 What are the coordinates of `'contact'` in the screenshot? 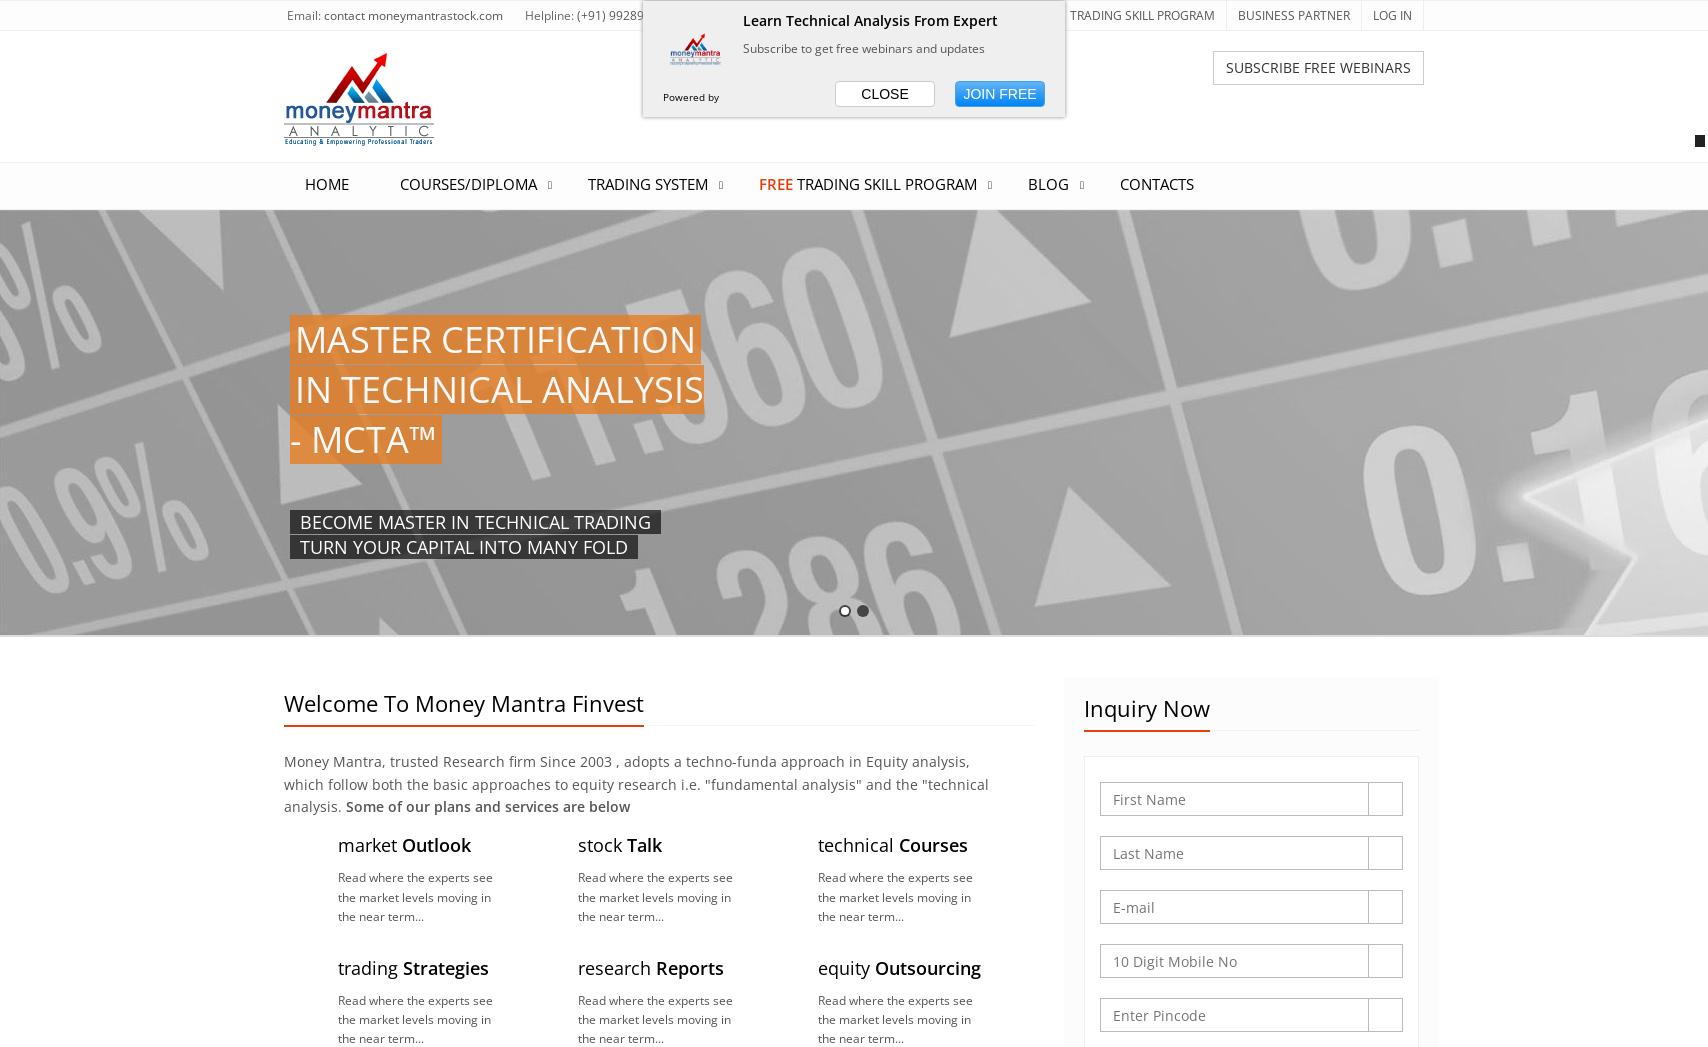 It's located at (324, 14).